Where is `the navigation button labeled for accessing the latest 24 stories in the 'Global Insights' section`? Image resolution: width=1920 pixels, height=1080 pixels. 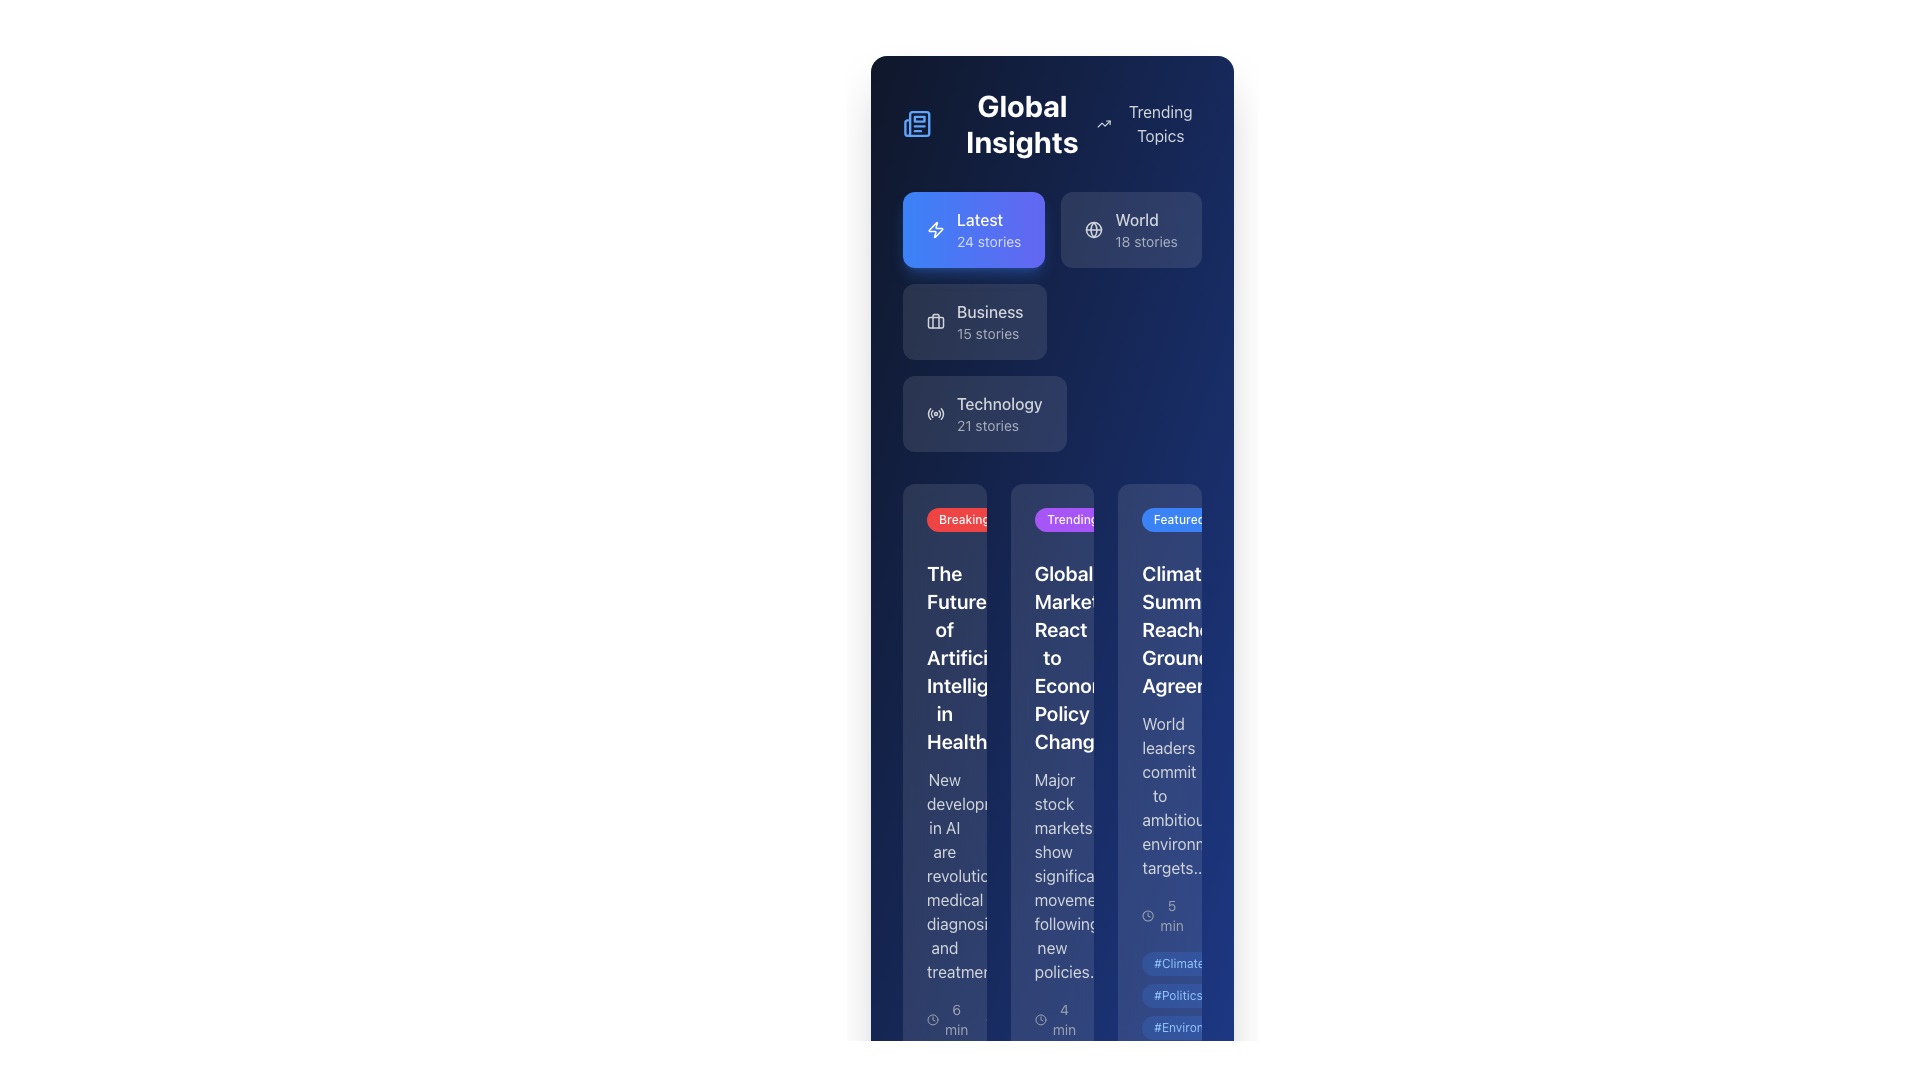
the navigation button labeled for accessing the latest 24 stories in the 'Global Insights' section is located at coordinates (989, 229).